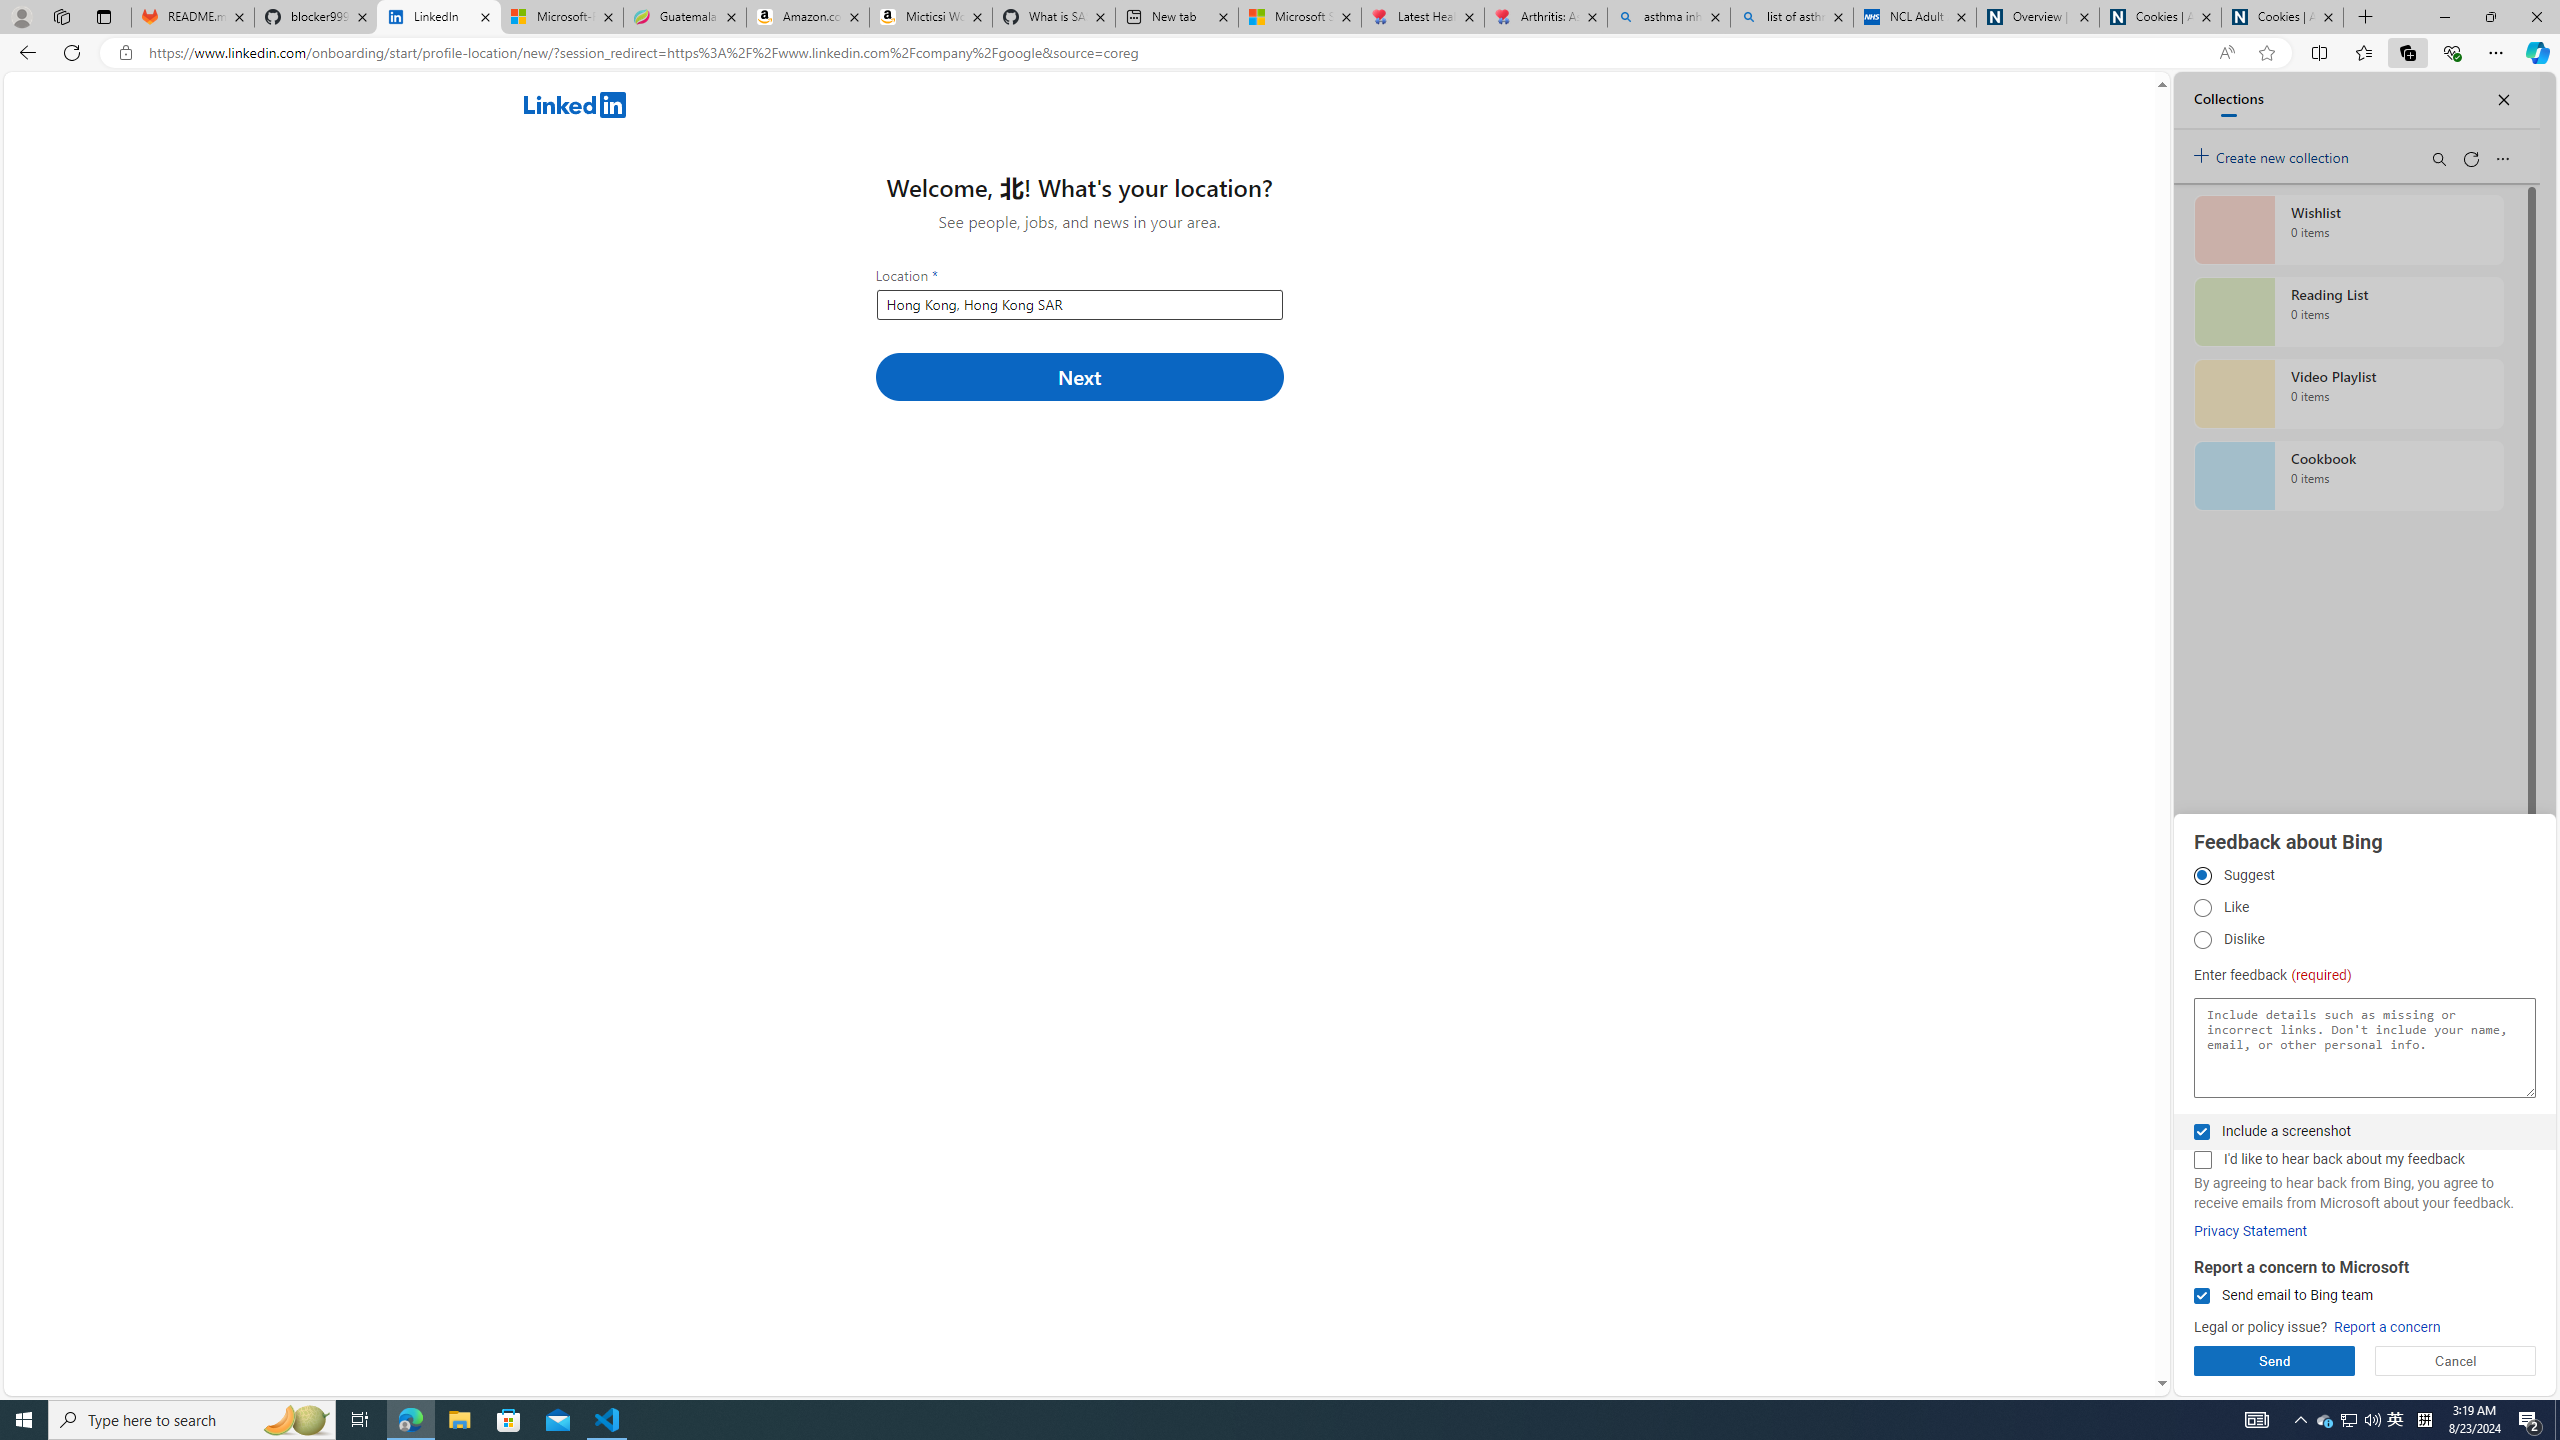  Describe the element at coordinates (1545, 16) in the screenshot. I see `'Arthritis: Ask Health Professionals'` at that location.